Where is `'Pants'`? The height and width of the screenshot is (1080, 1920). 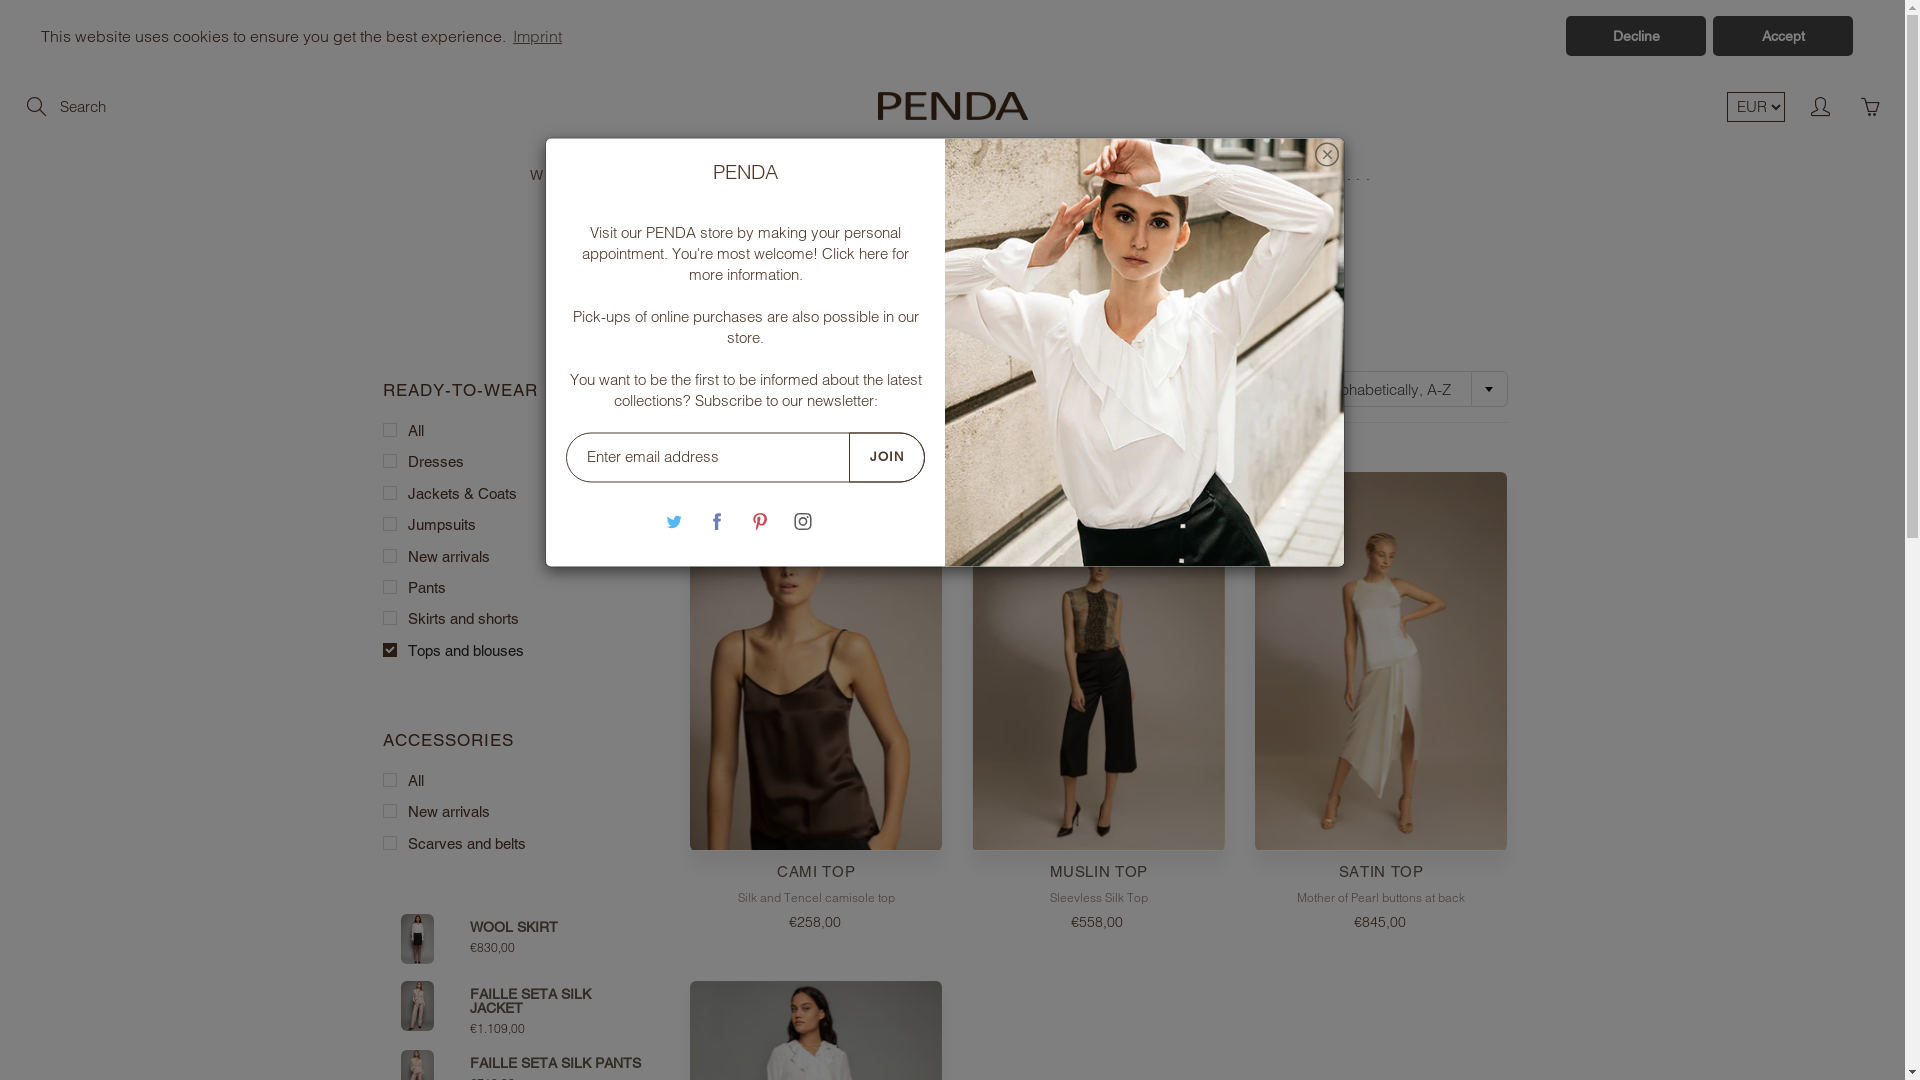 'Pants' is located at coordinates (382, 586).